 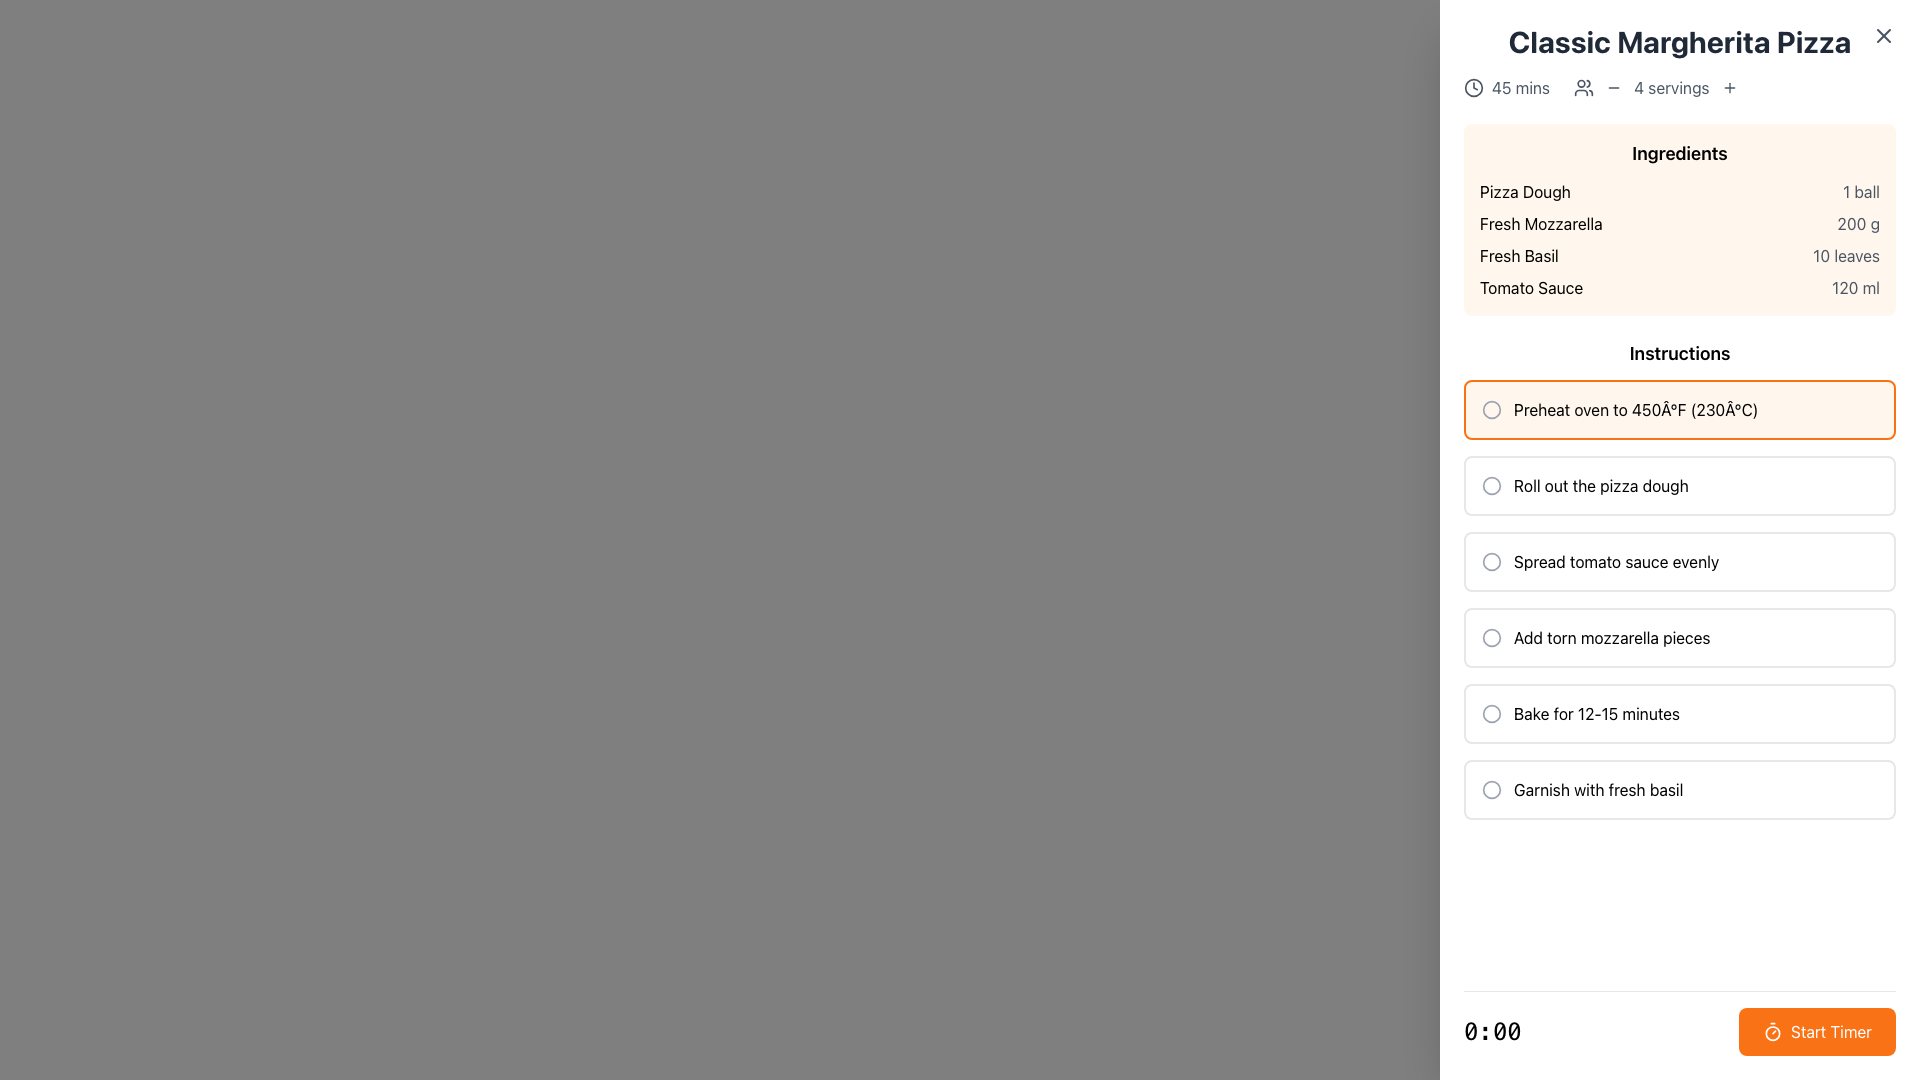 What do you see at coordinates (1680, 637) in the screenshot?
I see `the fourth instruction in the 'Instructions' section, which is a combination of a clickable checkbox and a label indicating a step in the recipe preparation process` at bounding box center [1680, 637].